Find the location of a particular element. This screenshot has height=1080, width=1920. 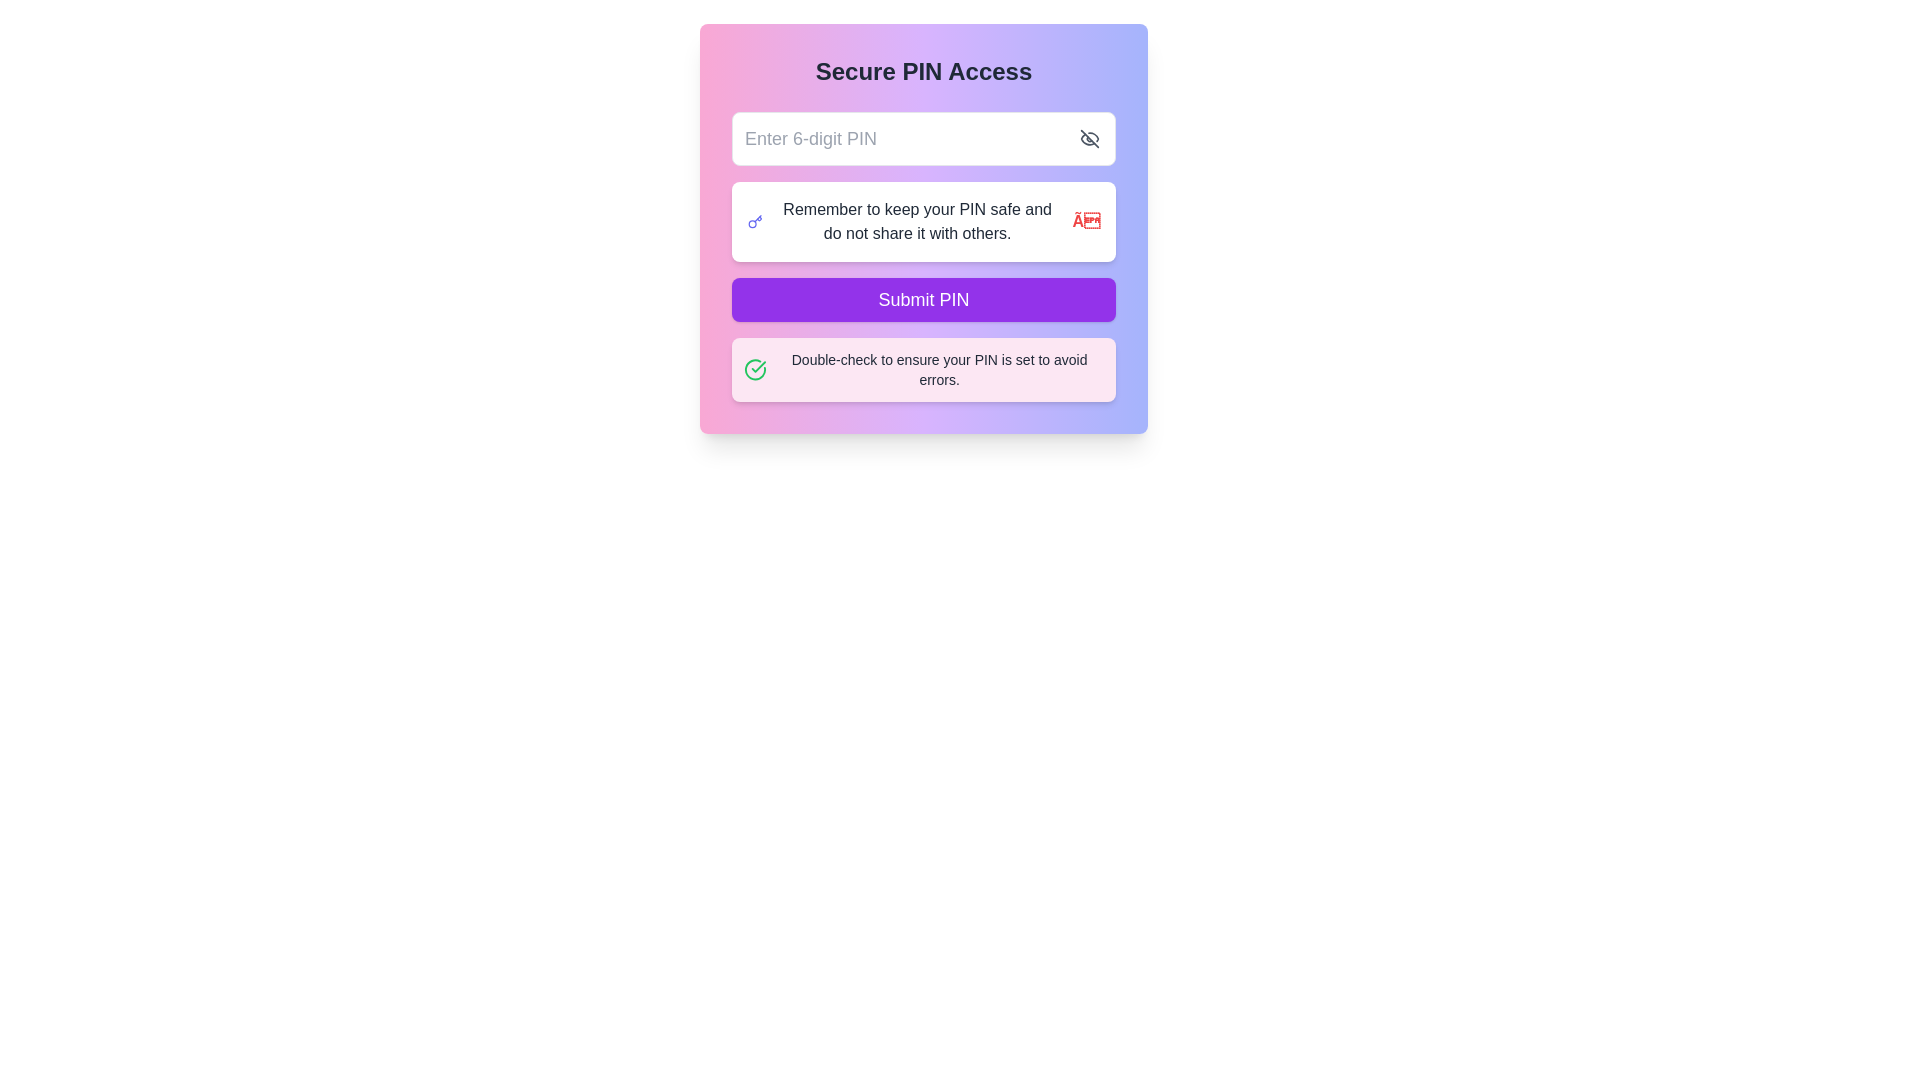

the Text Label that informs users about verifying their PIN settings, located centrally within a pink-highlighted notification box, to the right of a green circular icon with a checkmark is located at coordinates (938, 370).